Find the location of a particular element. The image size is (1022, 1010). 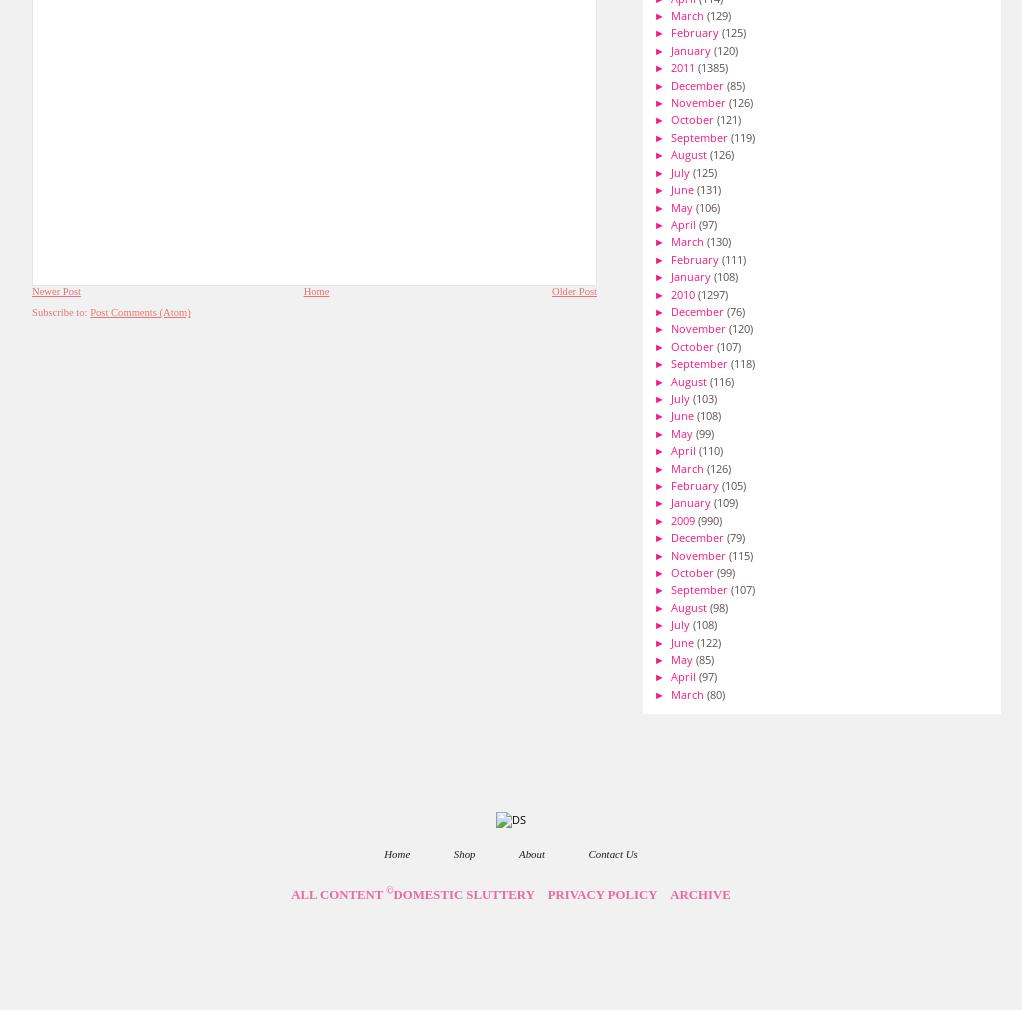

'(990)' is located at coordinates (708, 518).